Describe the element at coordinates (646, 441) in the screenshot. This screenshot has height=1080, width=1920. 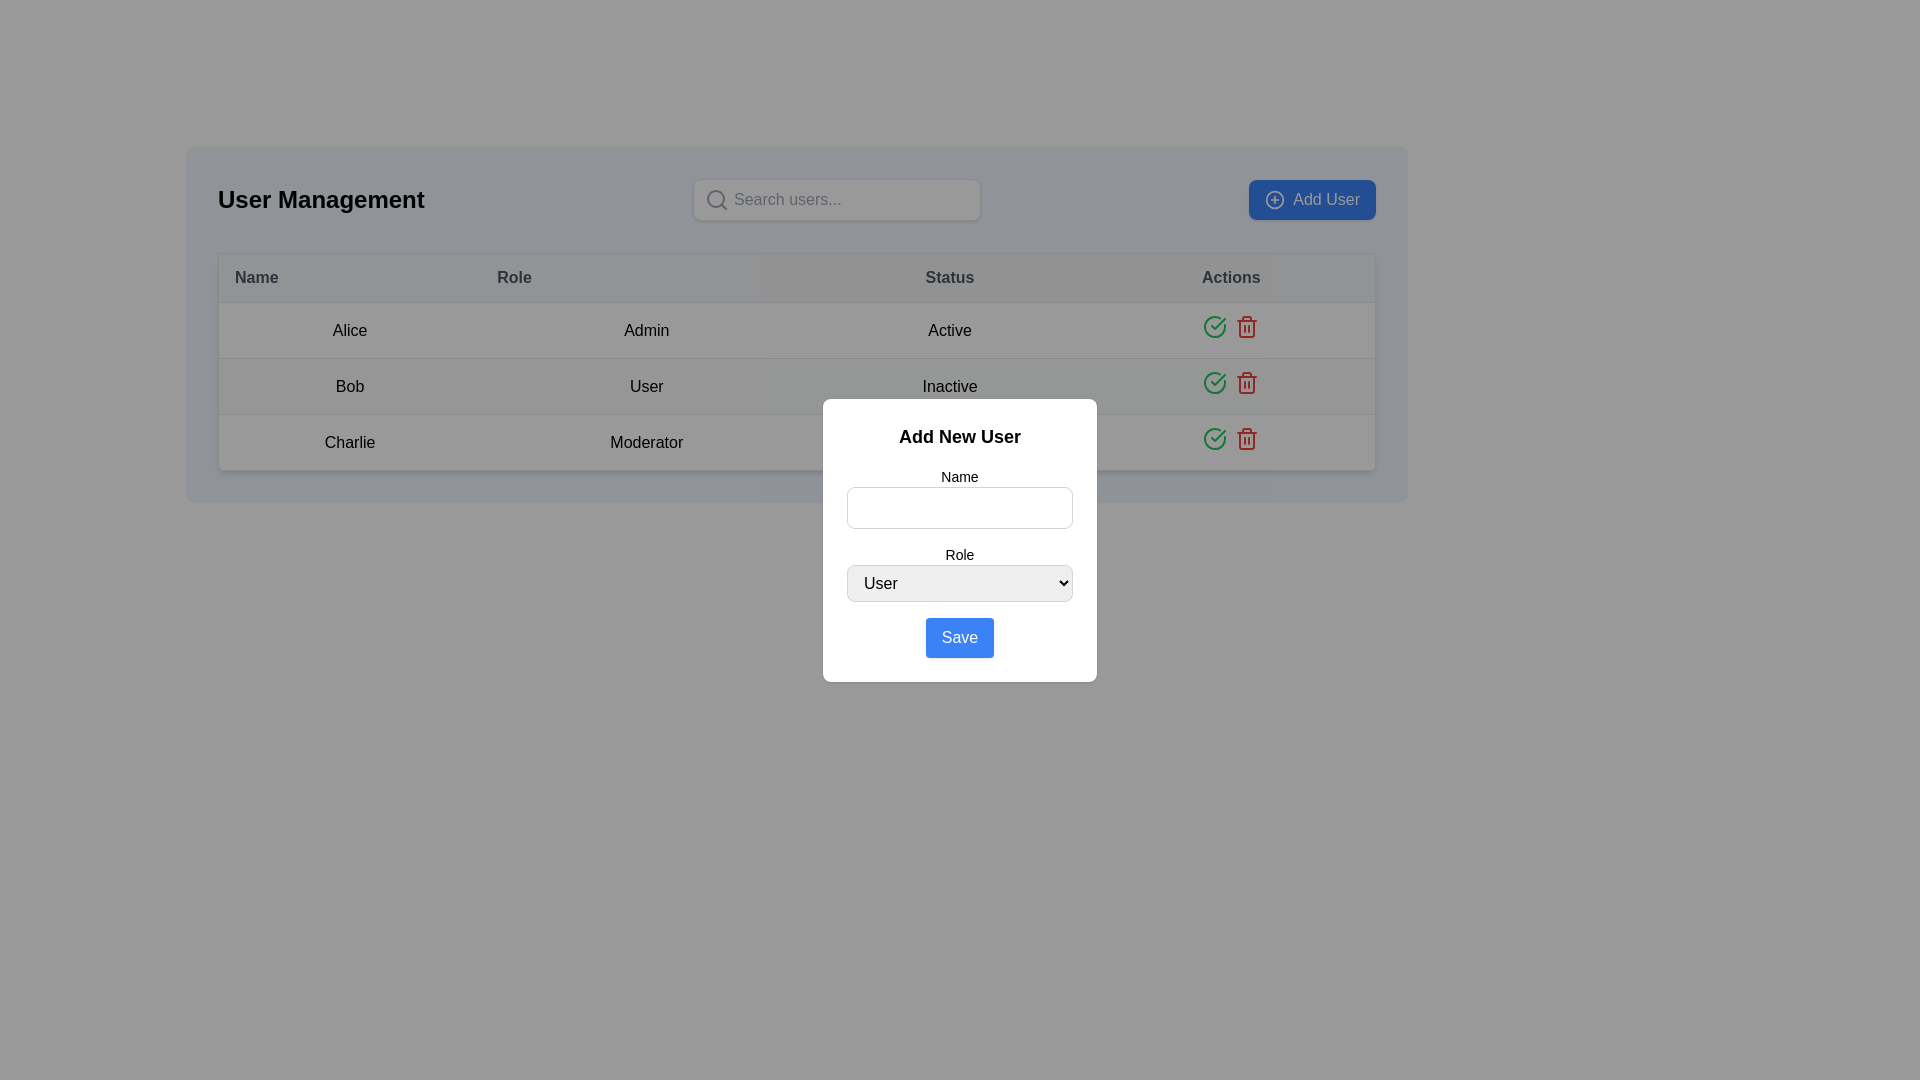
I see `the table cell containing the text 'Moderator' in the 'Role' column for the user 'Charlie'` at that location.